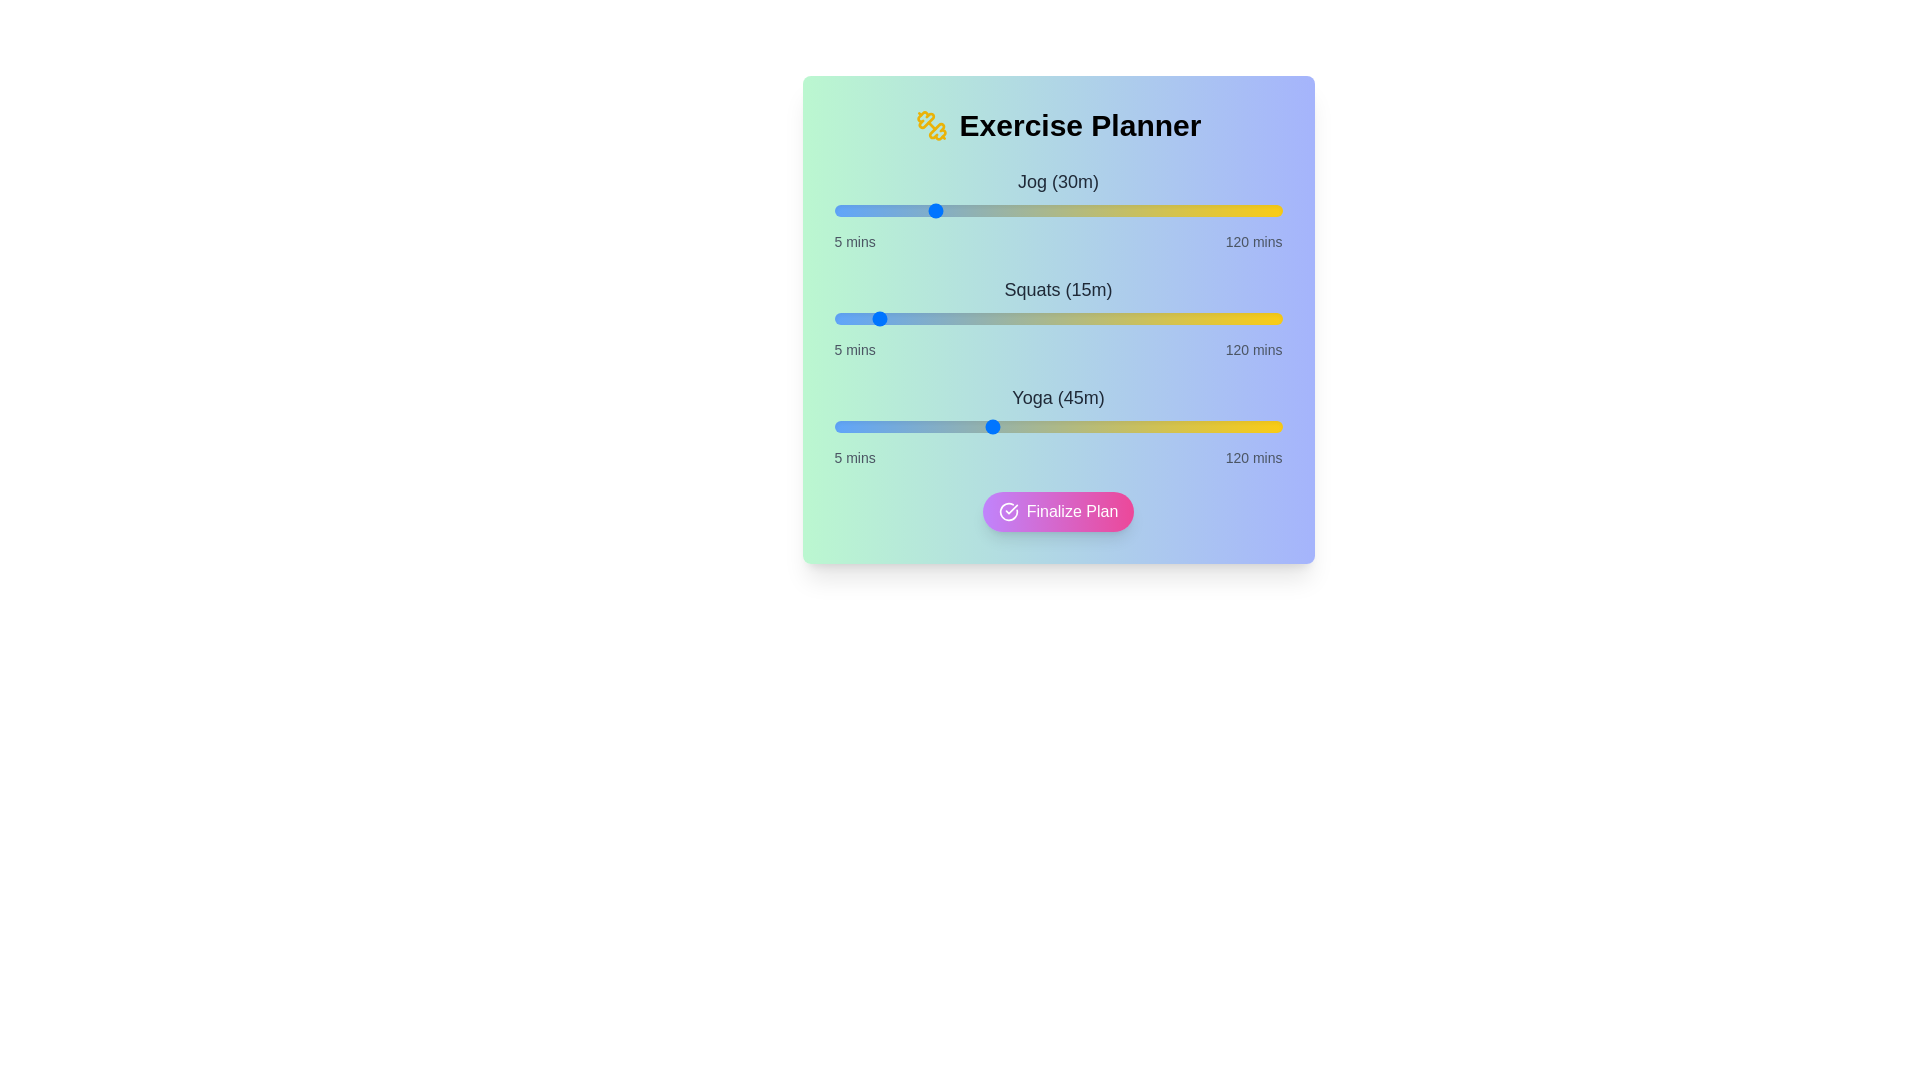  Describe the element at coordinates (923, 211) in the screenshot. I see `the duration of the 0 slider to 28 minutes` at that location.